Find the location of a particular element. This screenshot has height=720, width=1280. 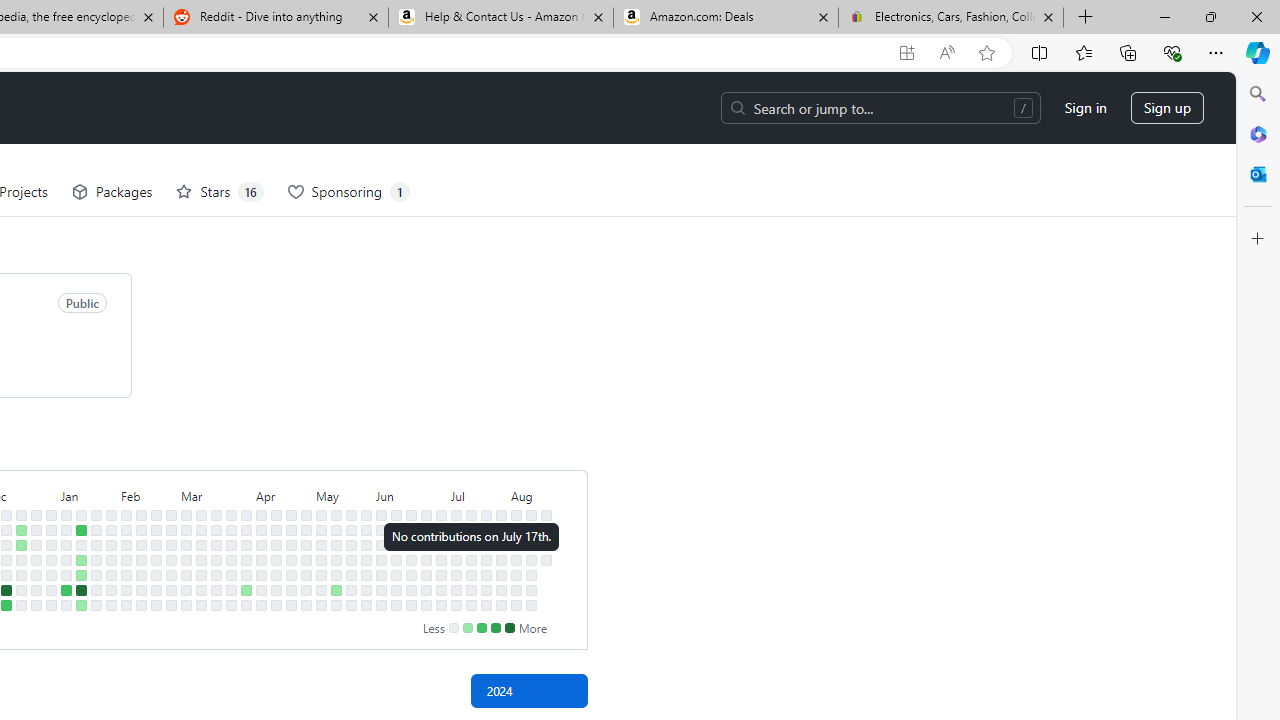

'No contributions on April 16th.' is located at coordinates (275, 545).